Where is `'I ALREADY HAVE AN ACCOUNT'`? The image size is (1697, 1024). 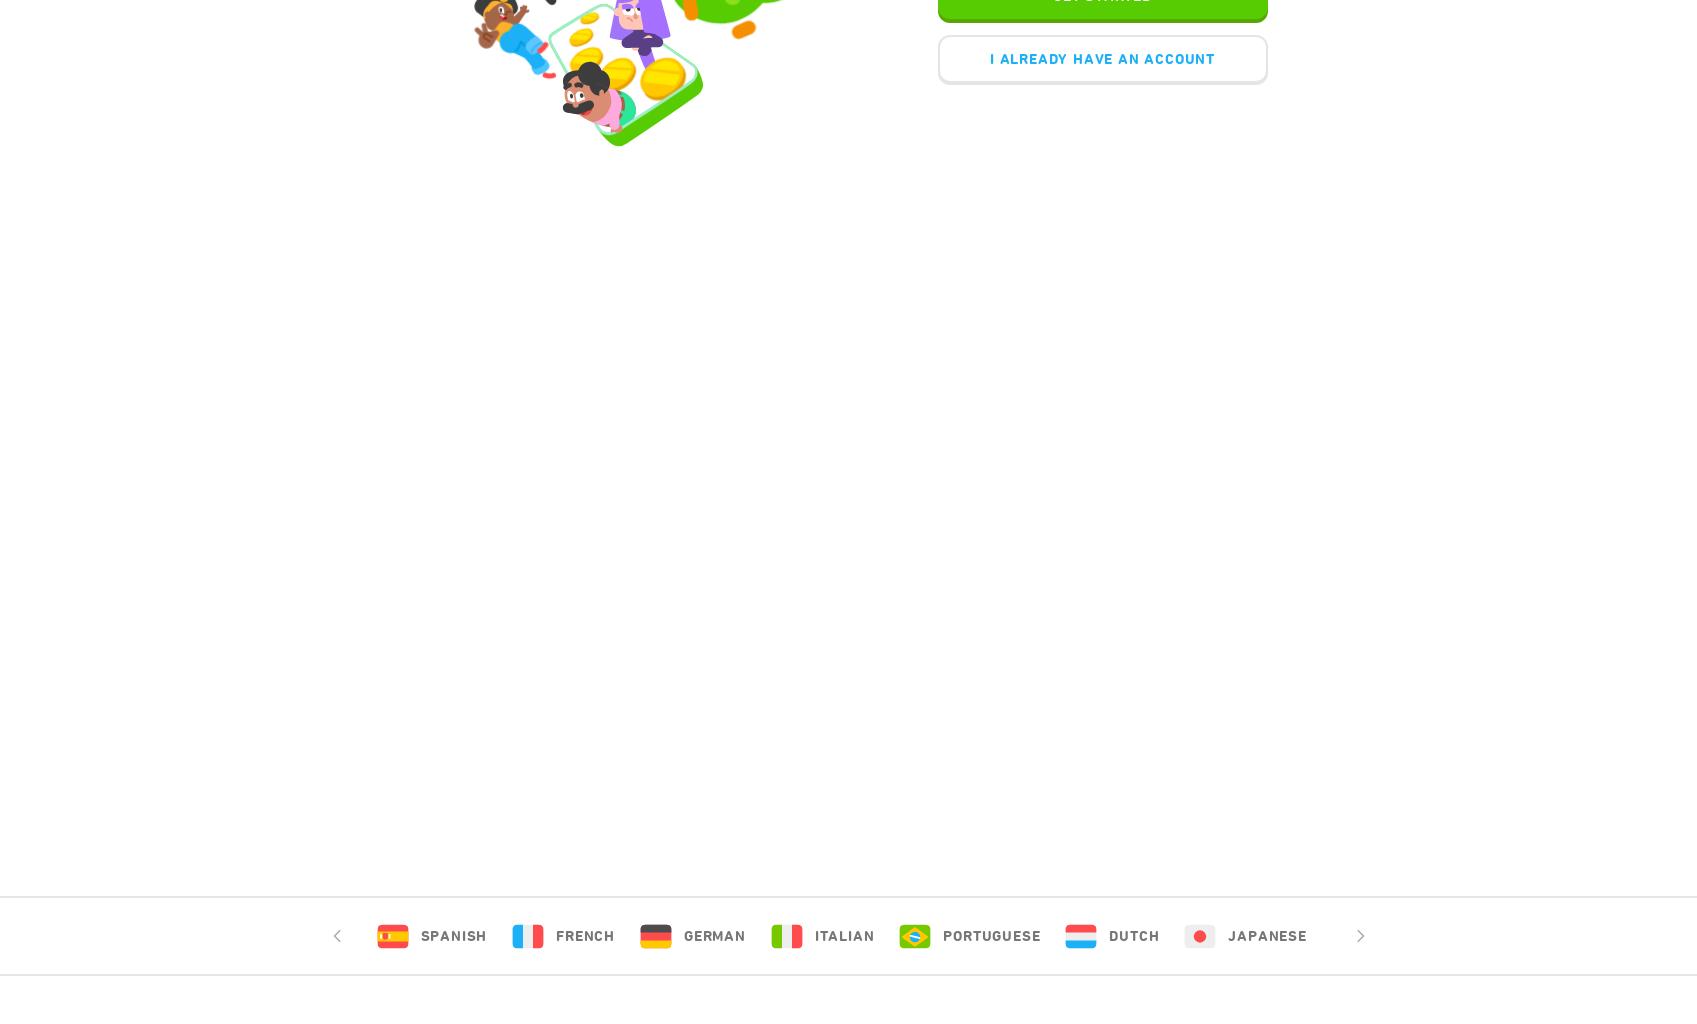 'I ALREADY HAVE AN ACCOUNT' is located at coordinates (1102, 57).